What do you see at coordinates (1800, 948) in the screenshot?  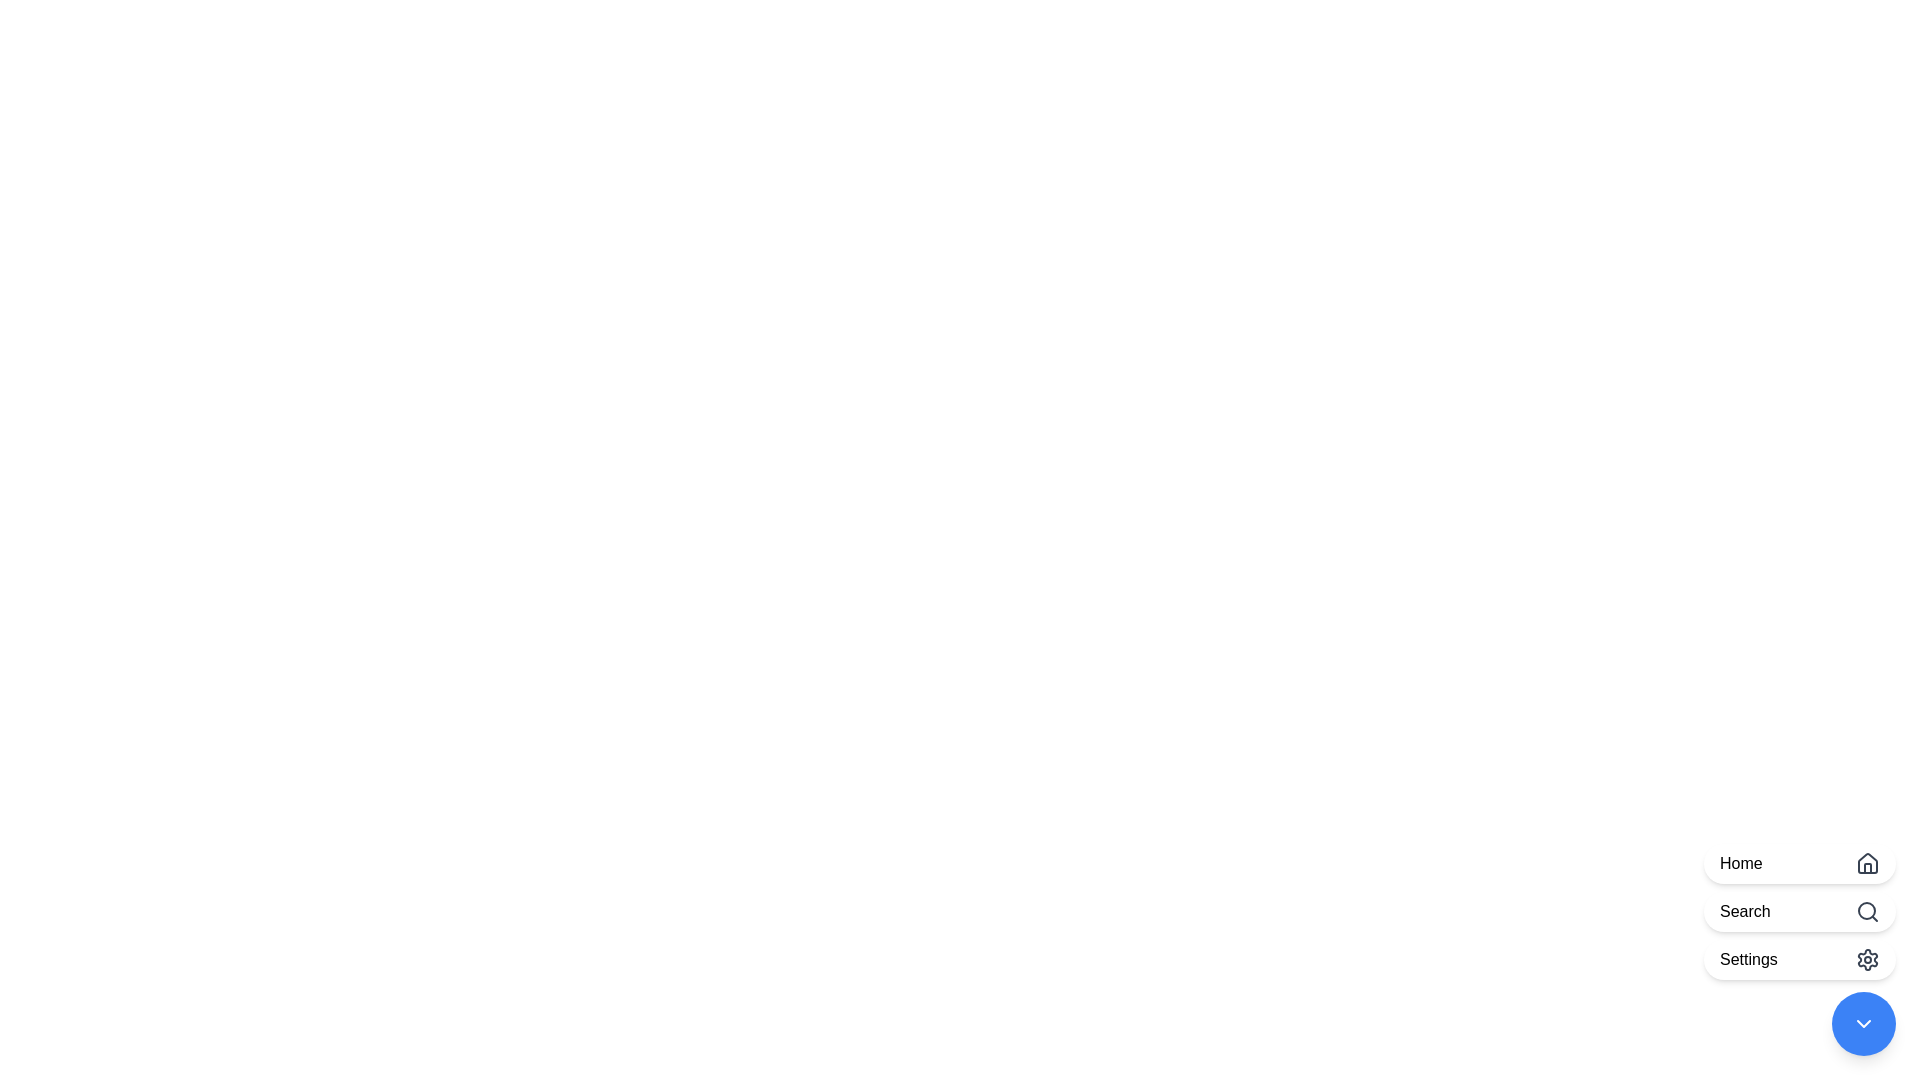 I see `the settings button located in the bottom-right region of the interface, which is the third item in a vertical list of buttons` at bounding box center [1800, 948].